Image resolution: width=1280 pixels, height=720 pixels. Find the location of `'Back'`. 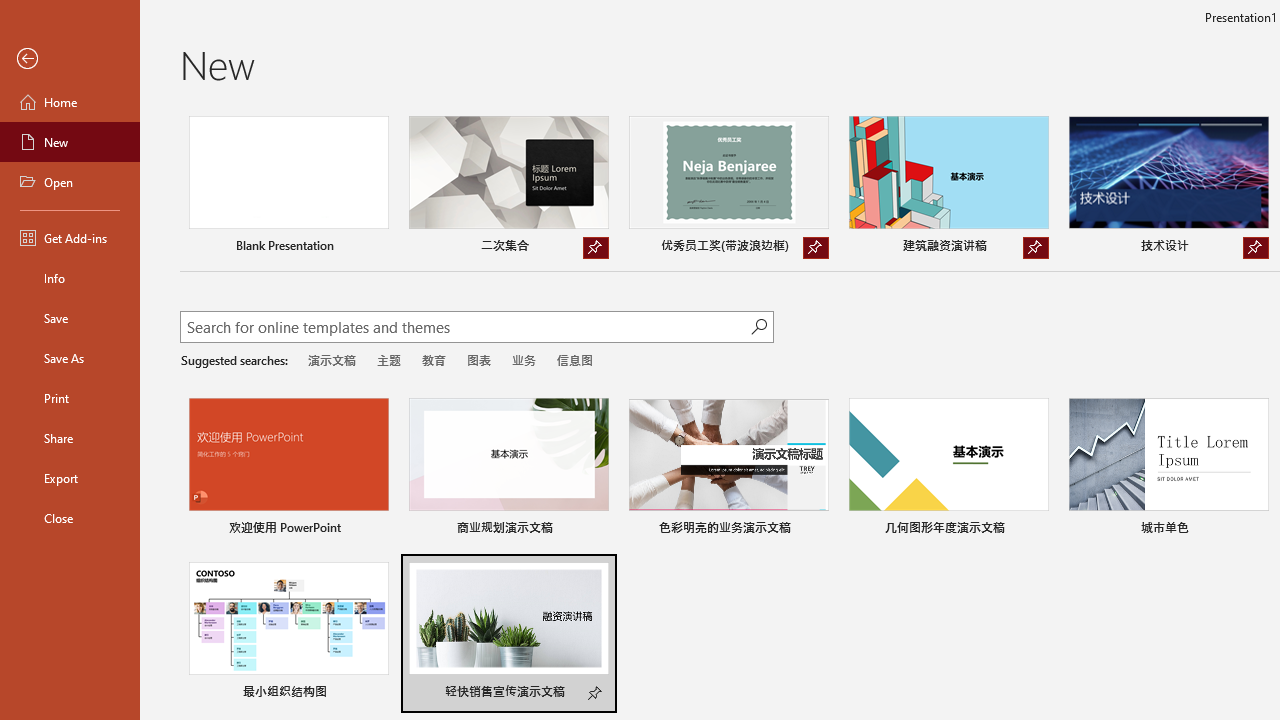

'Back' is located at coordinates (69, 58).